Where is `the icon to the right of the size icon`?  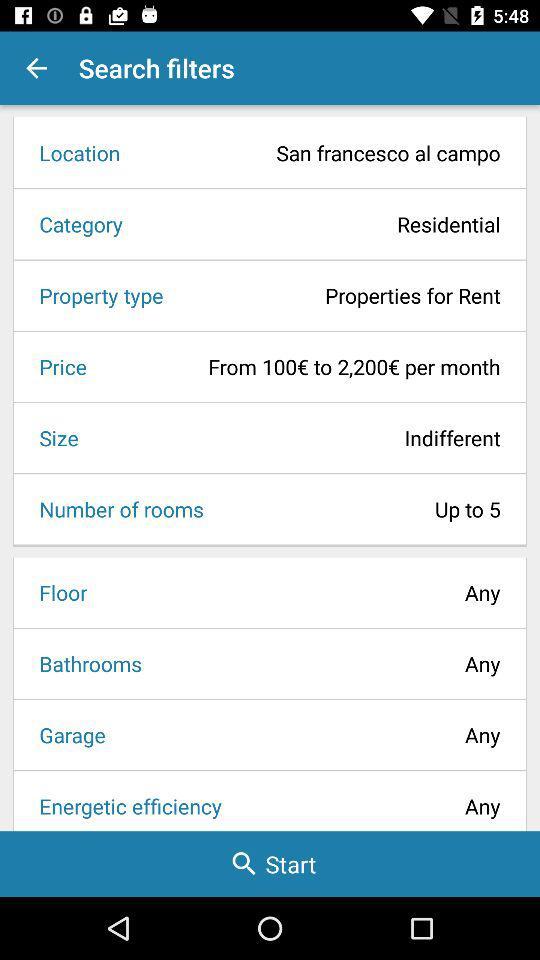 the icon to the right of the size icon is located at coordinates (295, 437).